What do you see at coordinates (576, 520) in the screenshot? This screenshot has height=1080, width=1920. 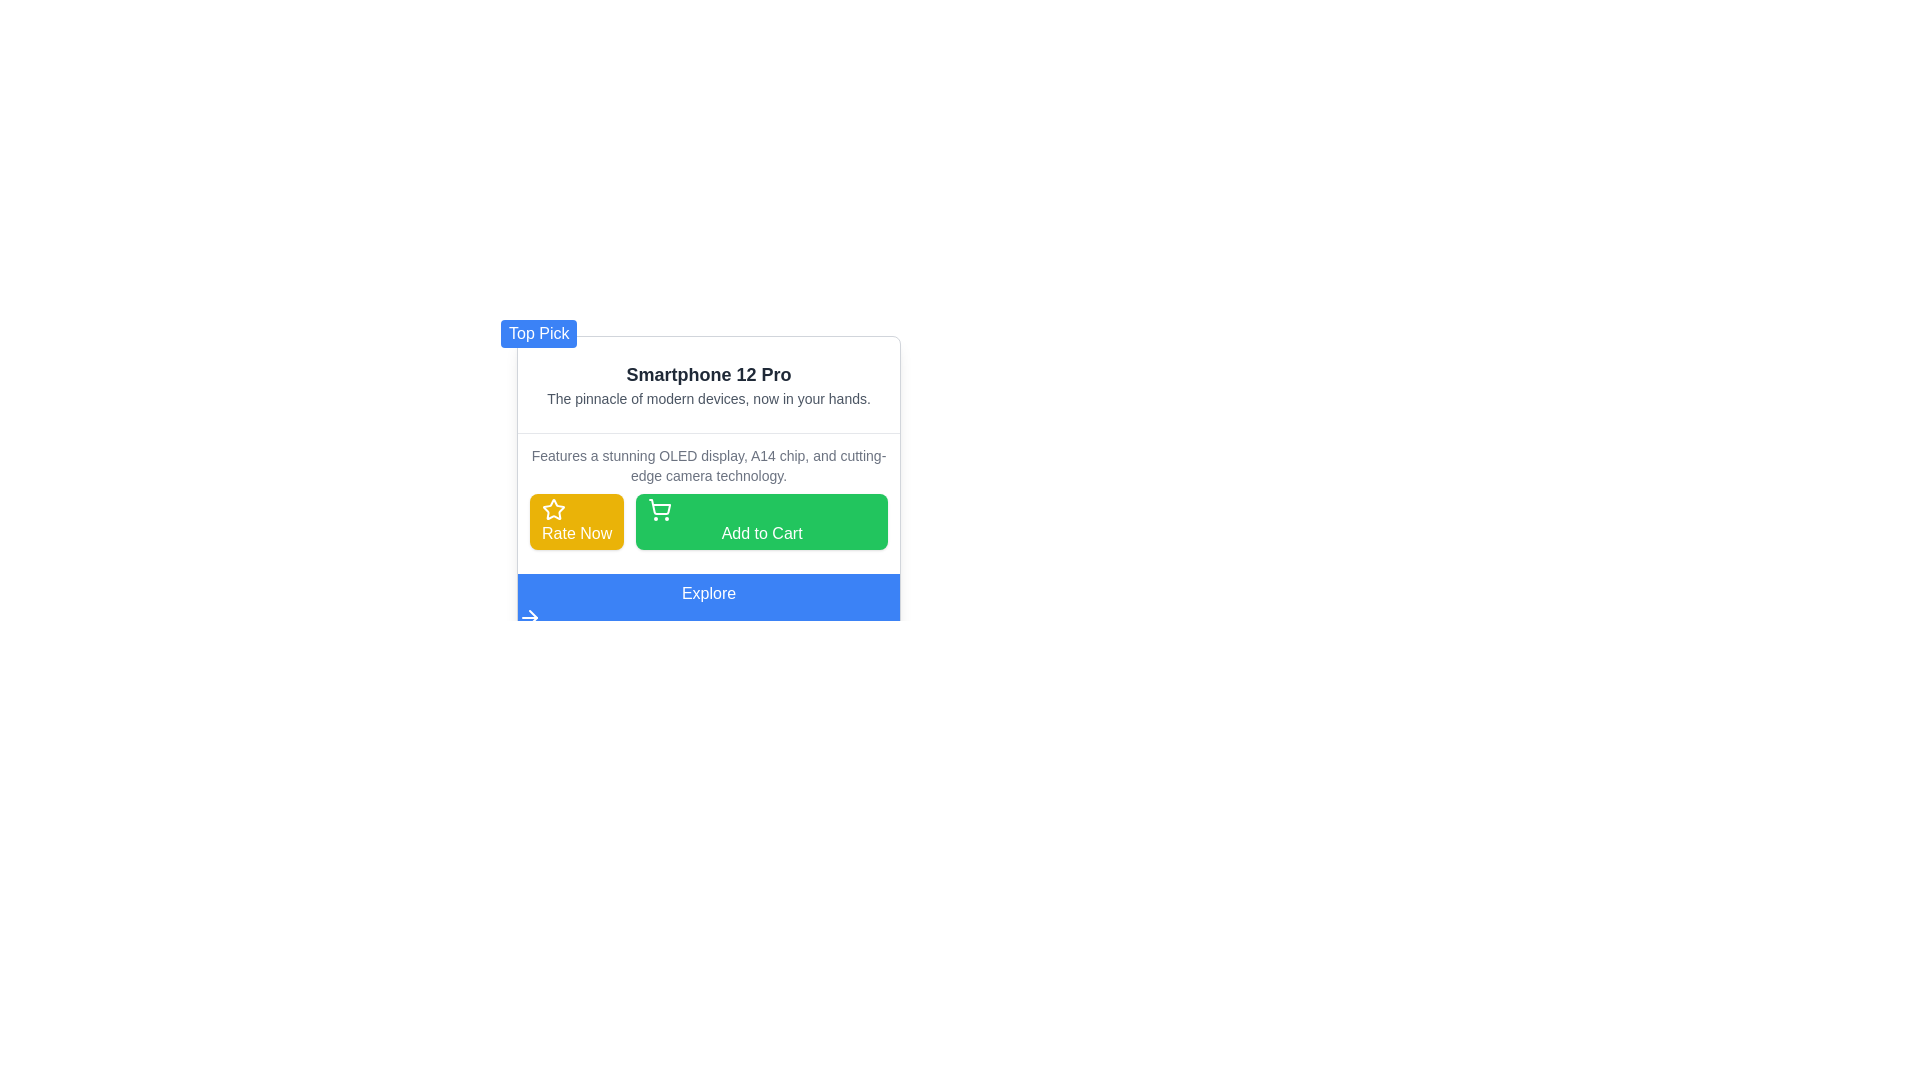 I see `the yellow rectangular 'Rate Now' button with rounded edges to initiate the rating action` at bounding box center [576, 520].